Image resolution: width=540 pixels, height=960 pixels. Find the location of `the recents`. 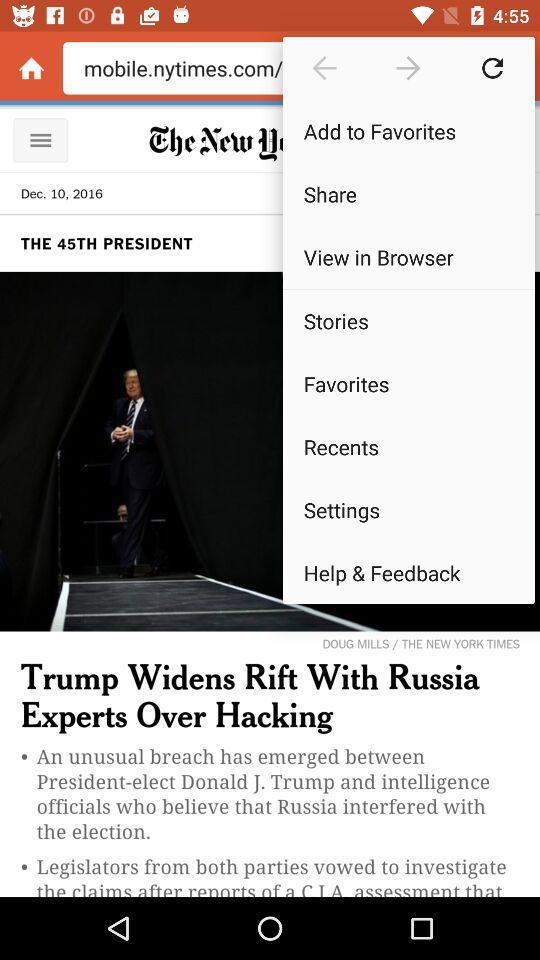

the recents is located at coordinates (407, 446).